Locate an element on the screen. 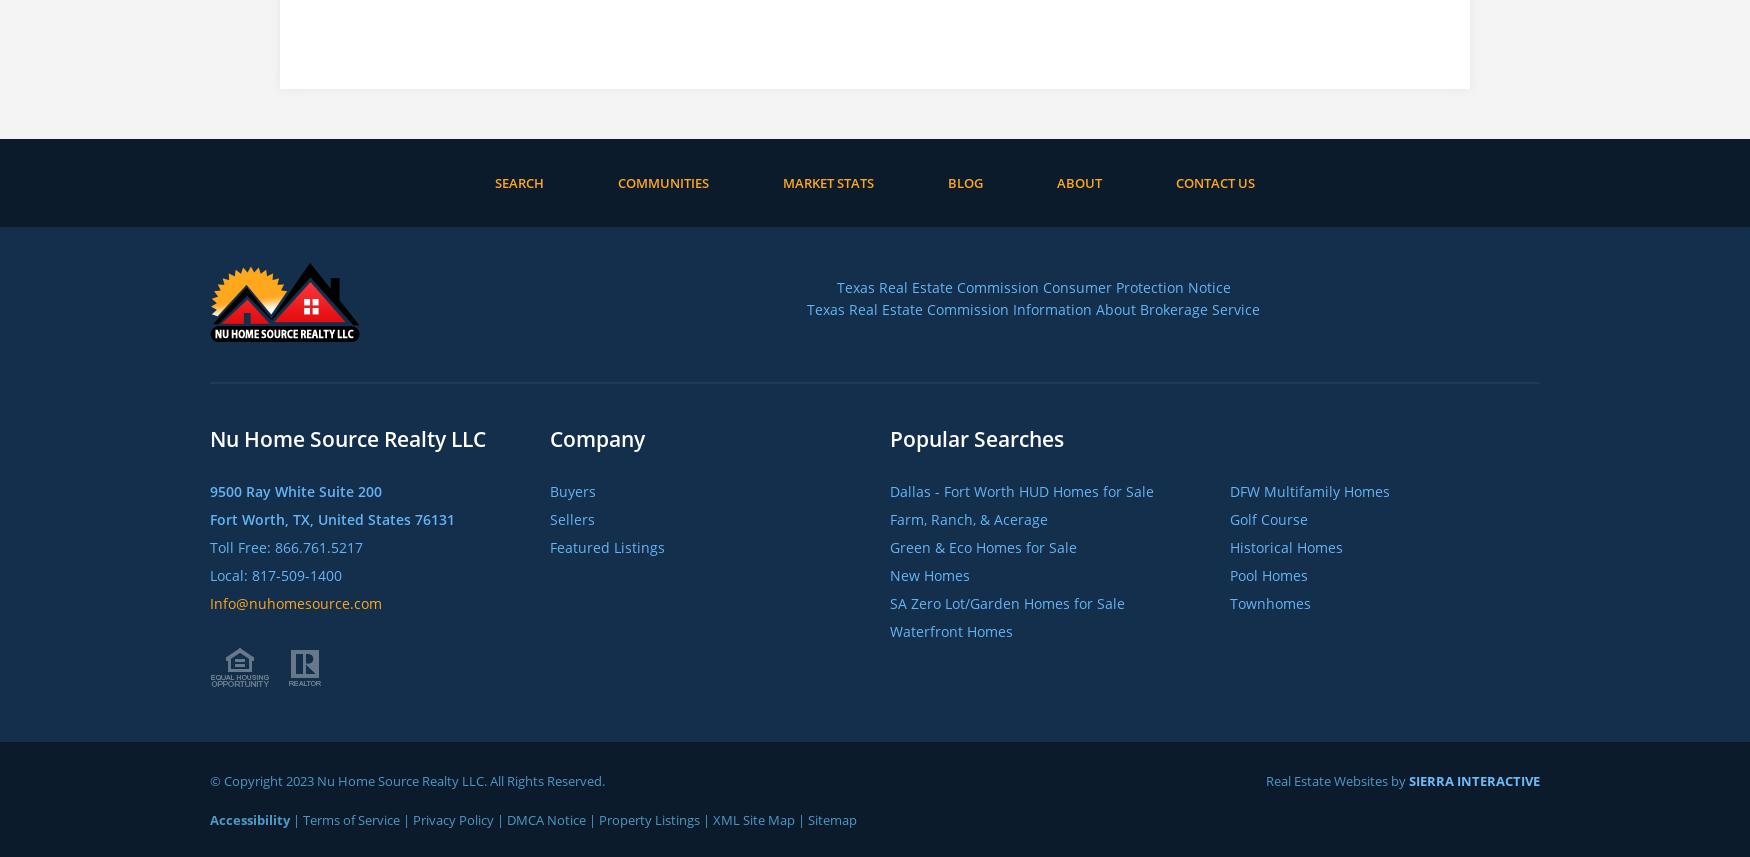 The width and height of the screenshot is (1750, 857). 'Real Estate Websites by' is located at coordinates (1264, 780).